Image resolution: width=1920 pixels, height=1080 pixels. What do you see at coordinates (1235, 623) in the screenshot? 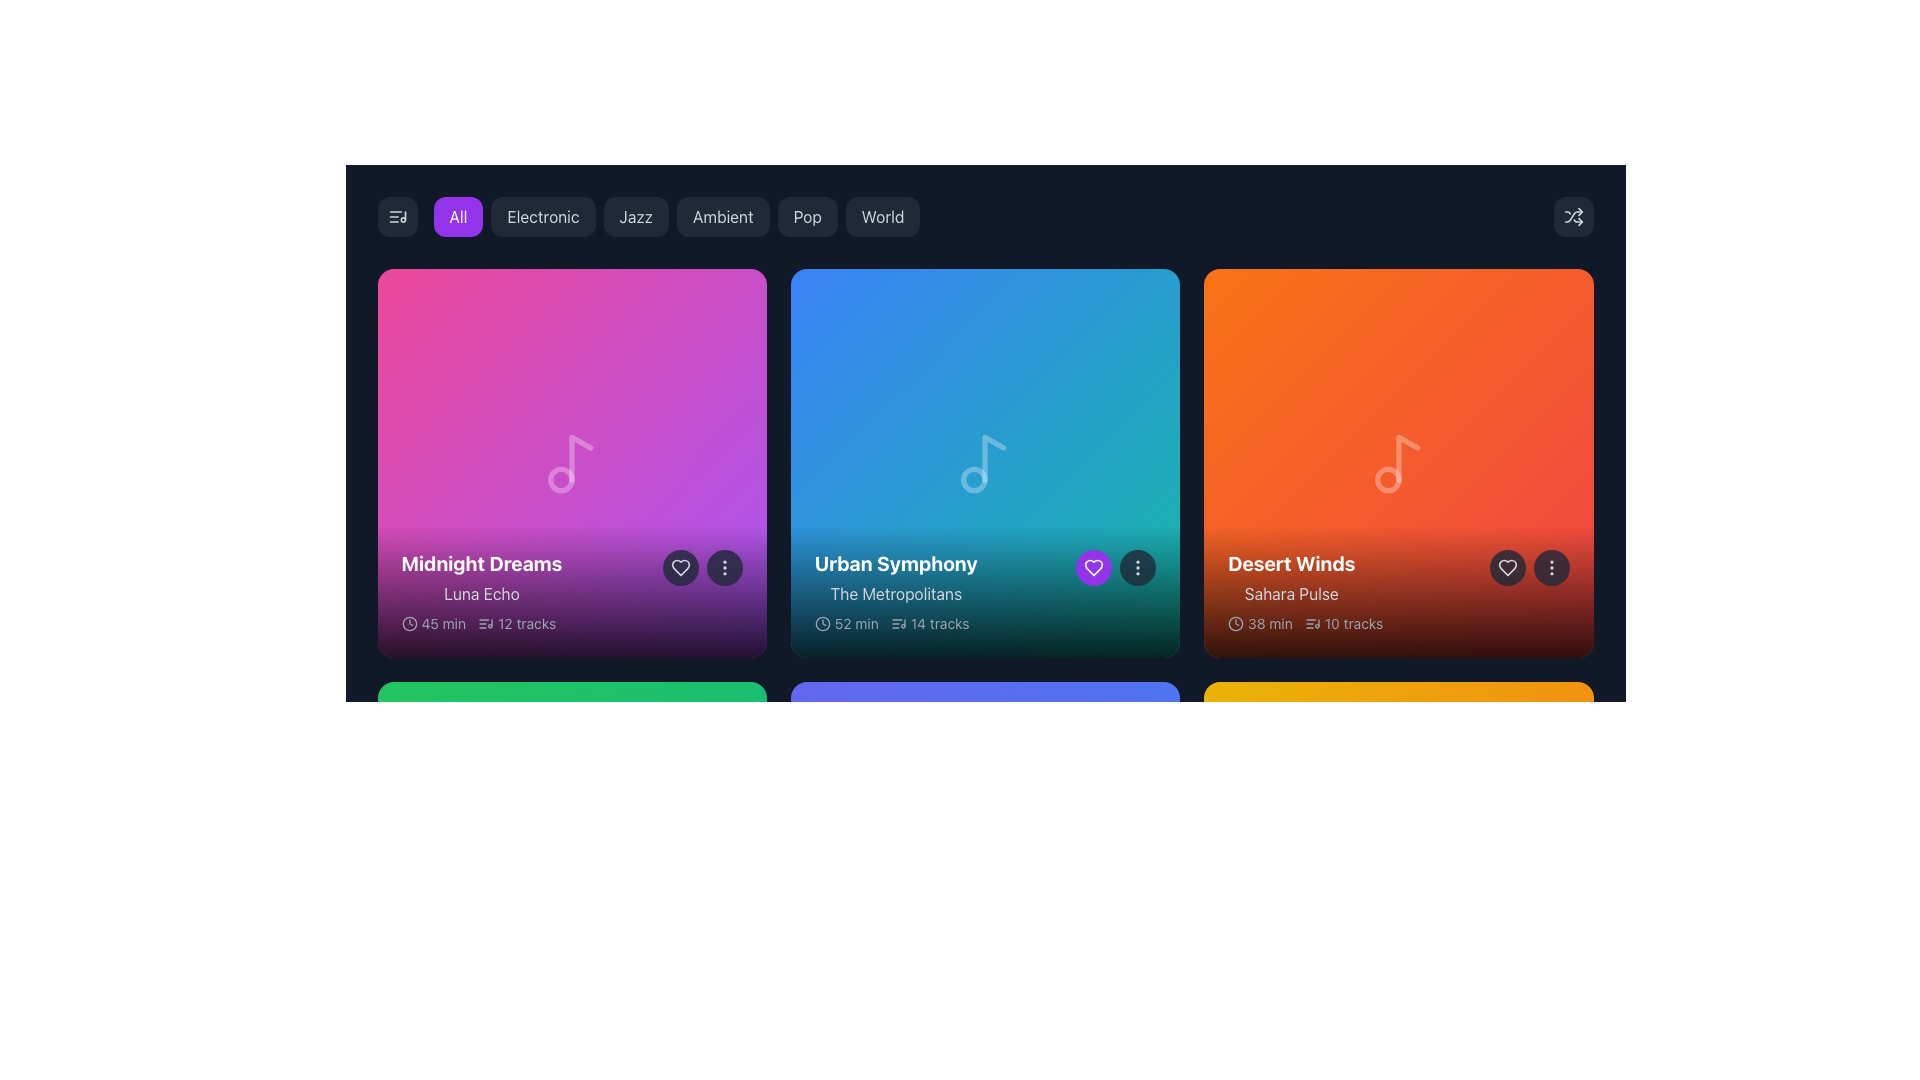
I see `the larger SVG circle that forms part of the clock icon in the bottom-left section of the 'Desert Winds' card` at bounding box center [1235, 623].